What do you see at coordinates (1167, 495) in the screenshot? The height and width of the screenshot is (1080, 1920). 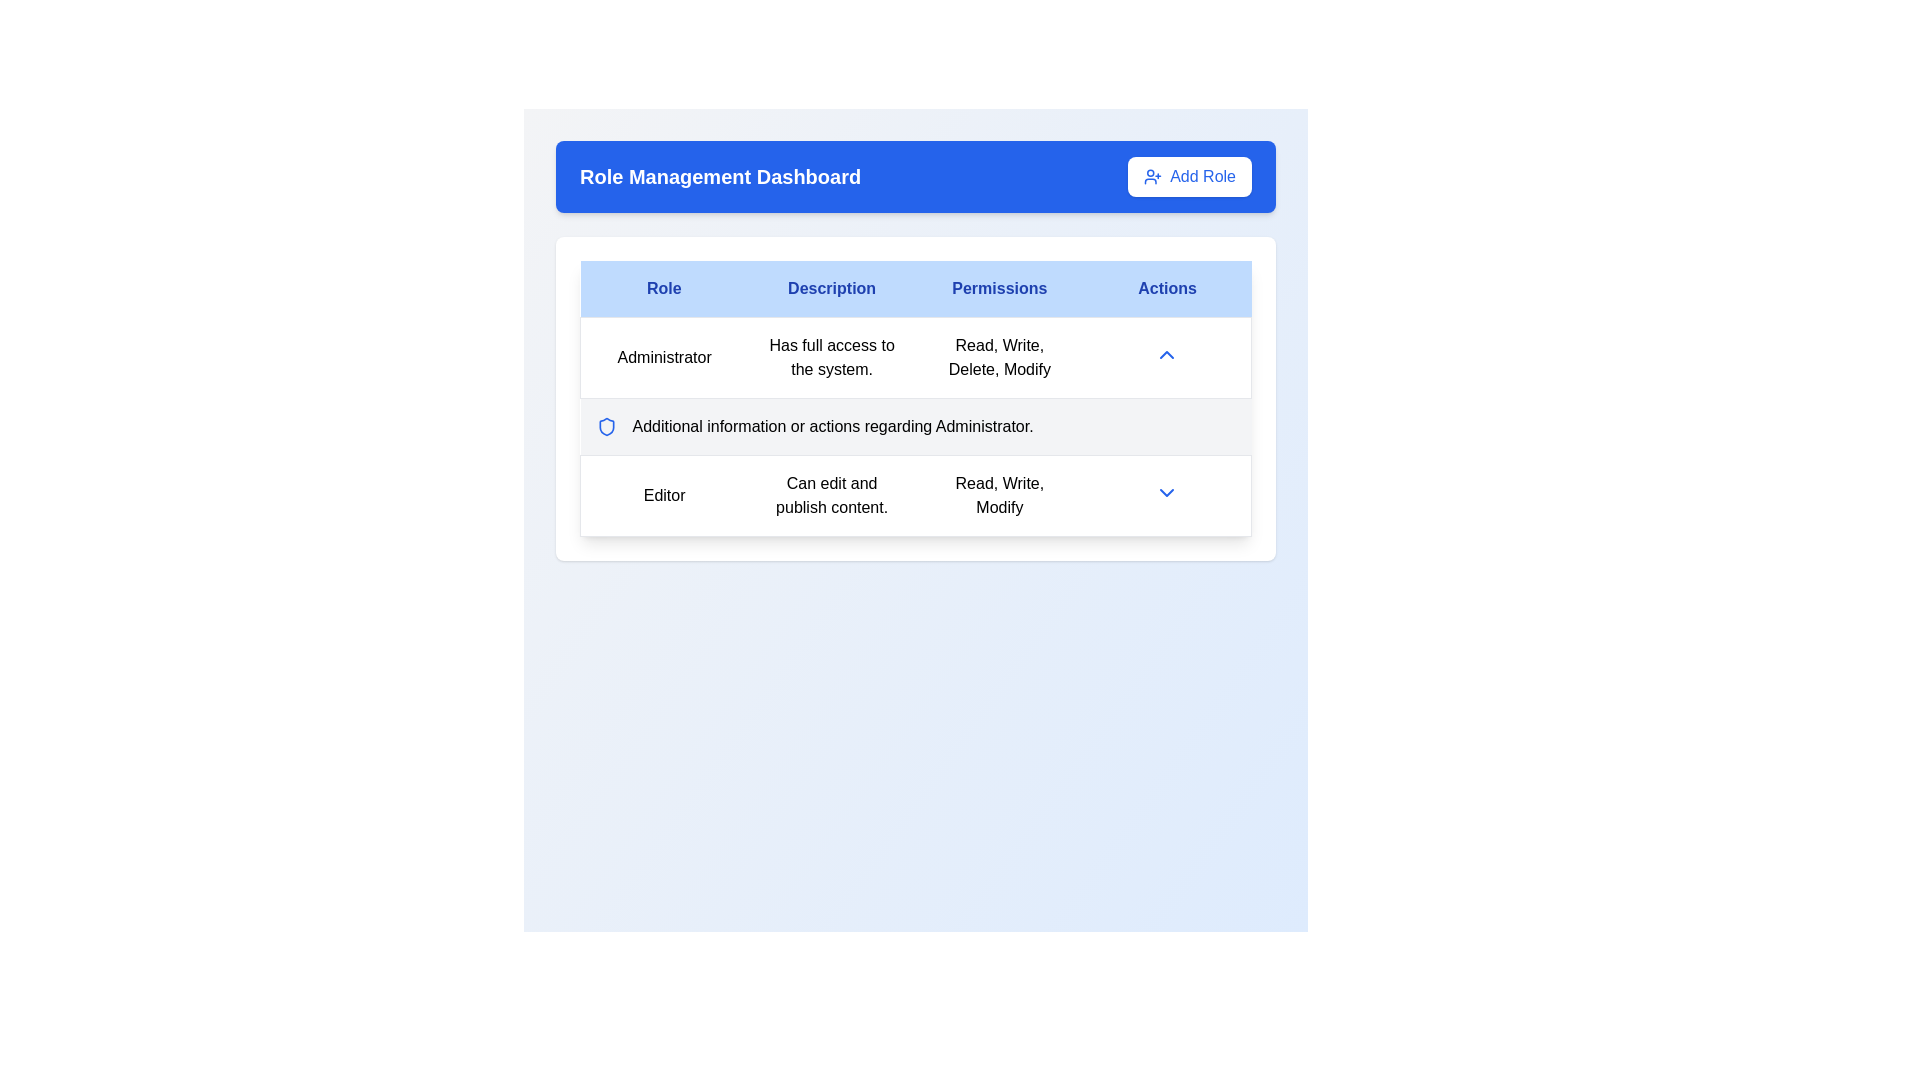 I see `the blue downward-facing arrow icon of the Dropdown toggle button located to the right of the 'Editor' row in the table` at bounding box center [1167, 495].